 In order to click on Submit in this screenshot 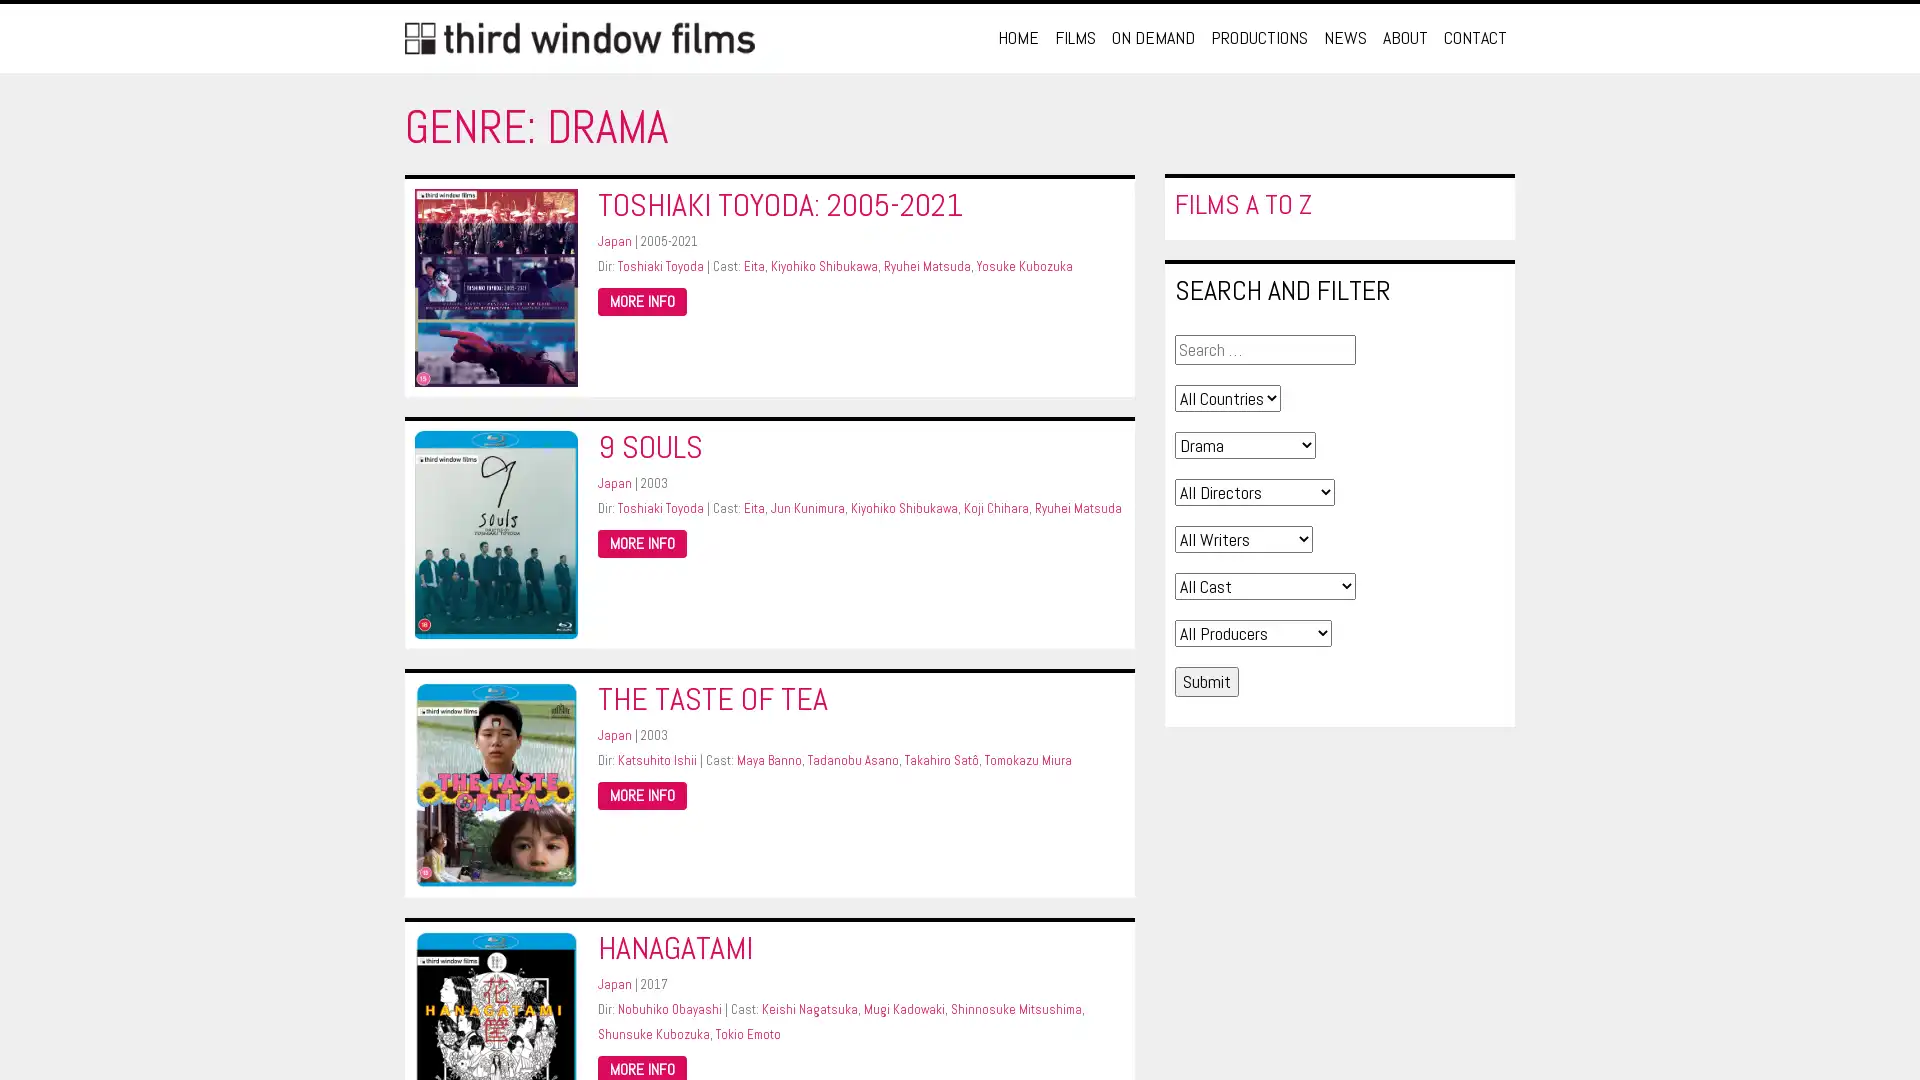, I will do `click(1205, 681)`.